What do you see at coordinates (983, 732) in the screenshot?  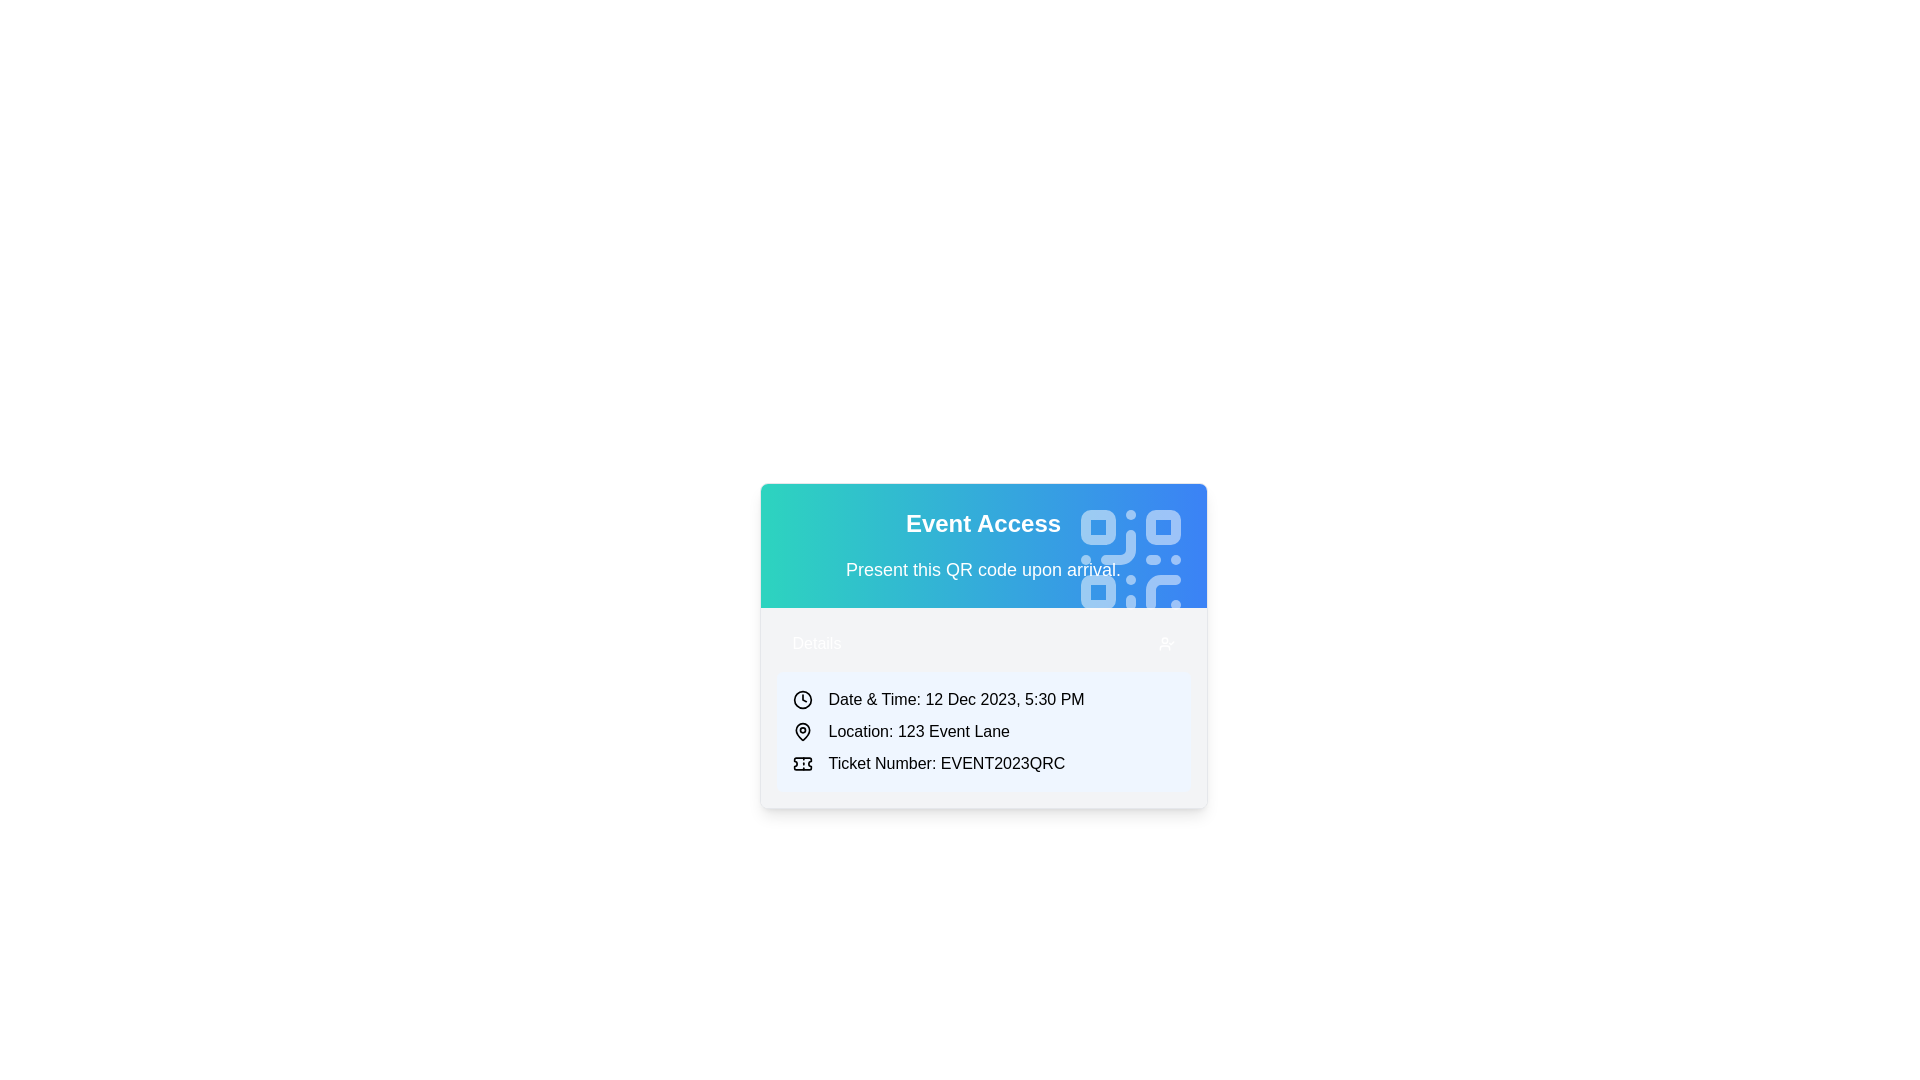 I see `address displayed in the second text label below 'Date & Time' in the 'Event Access' box` at bounding box center [983, 732].